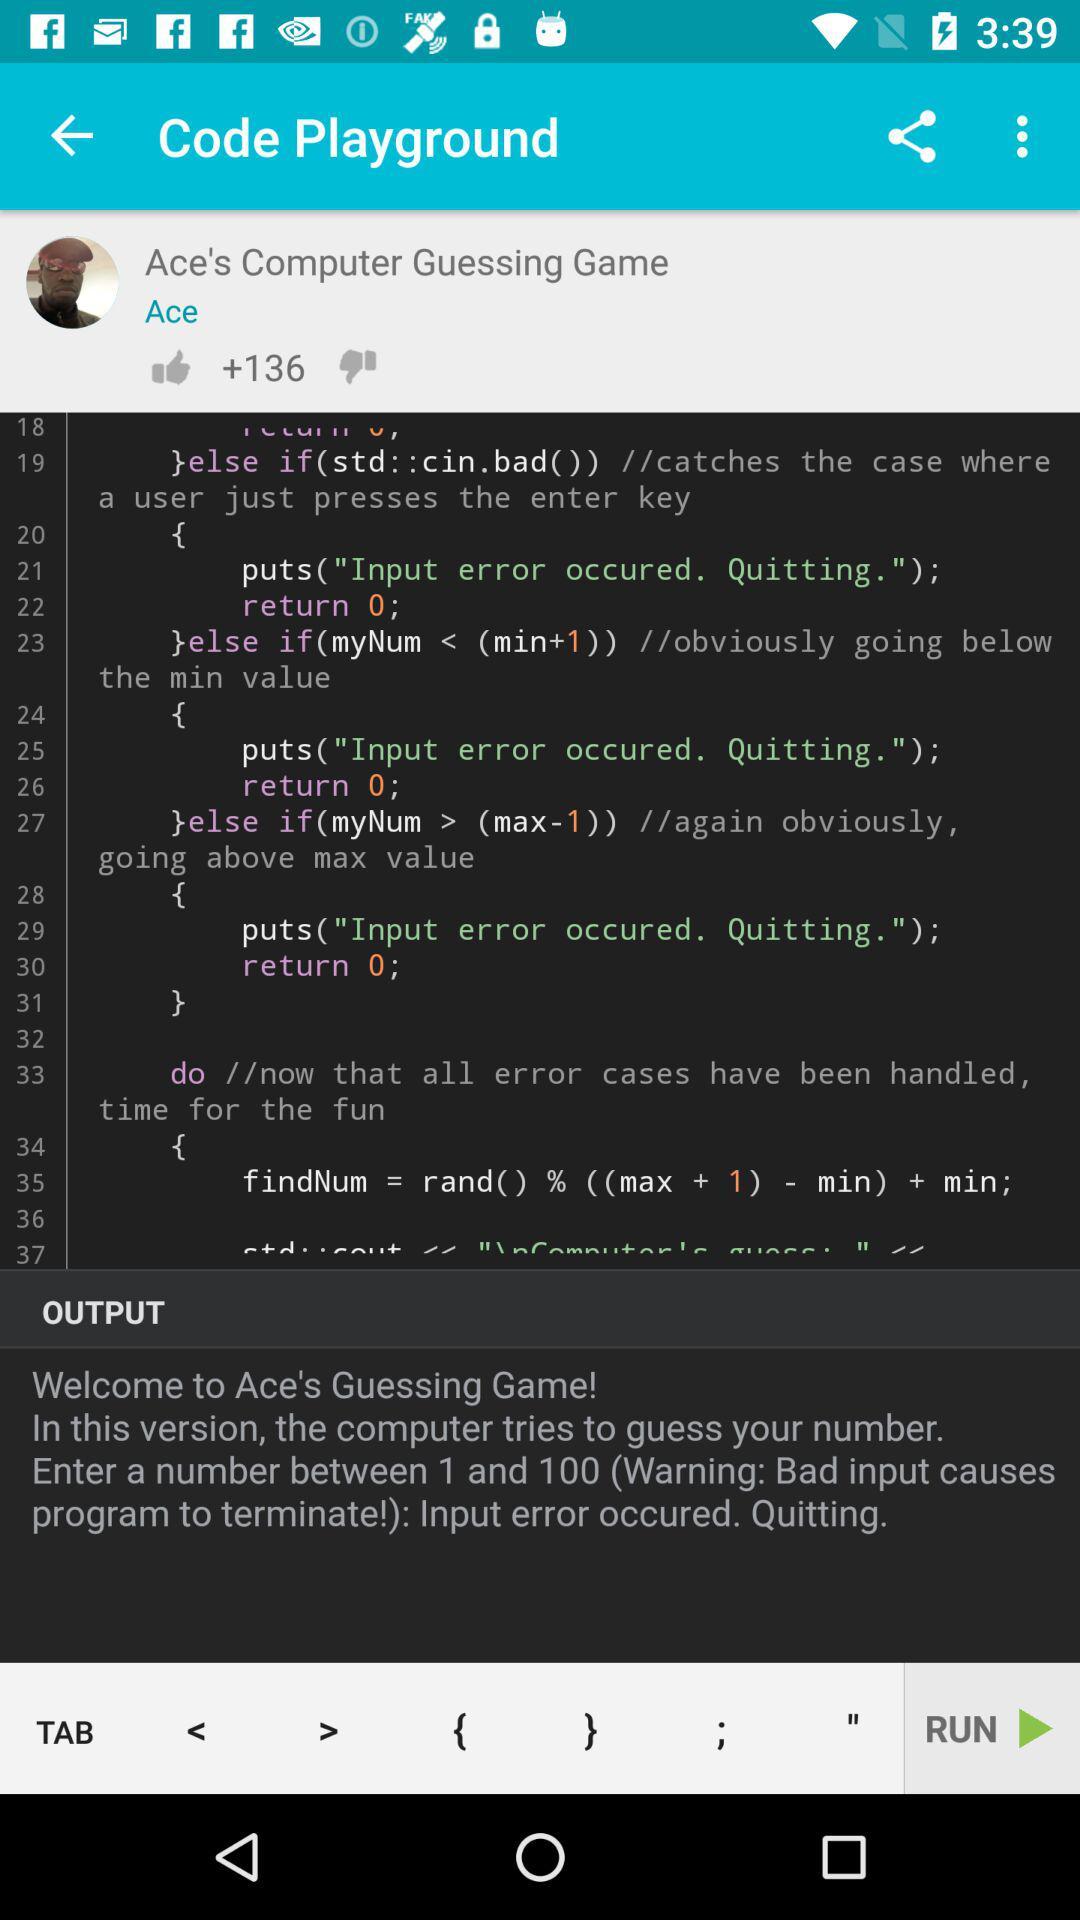  What do you see at coordinates (169, 366) in the screenshot?
I see `like button` at bounding box center [169, 366].